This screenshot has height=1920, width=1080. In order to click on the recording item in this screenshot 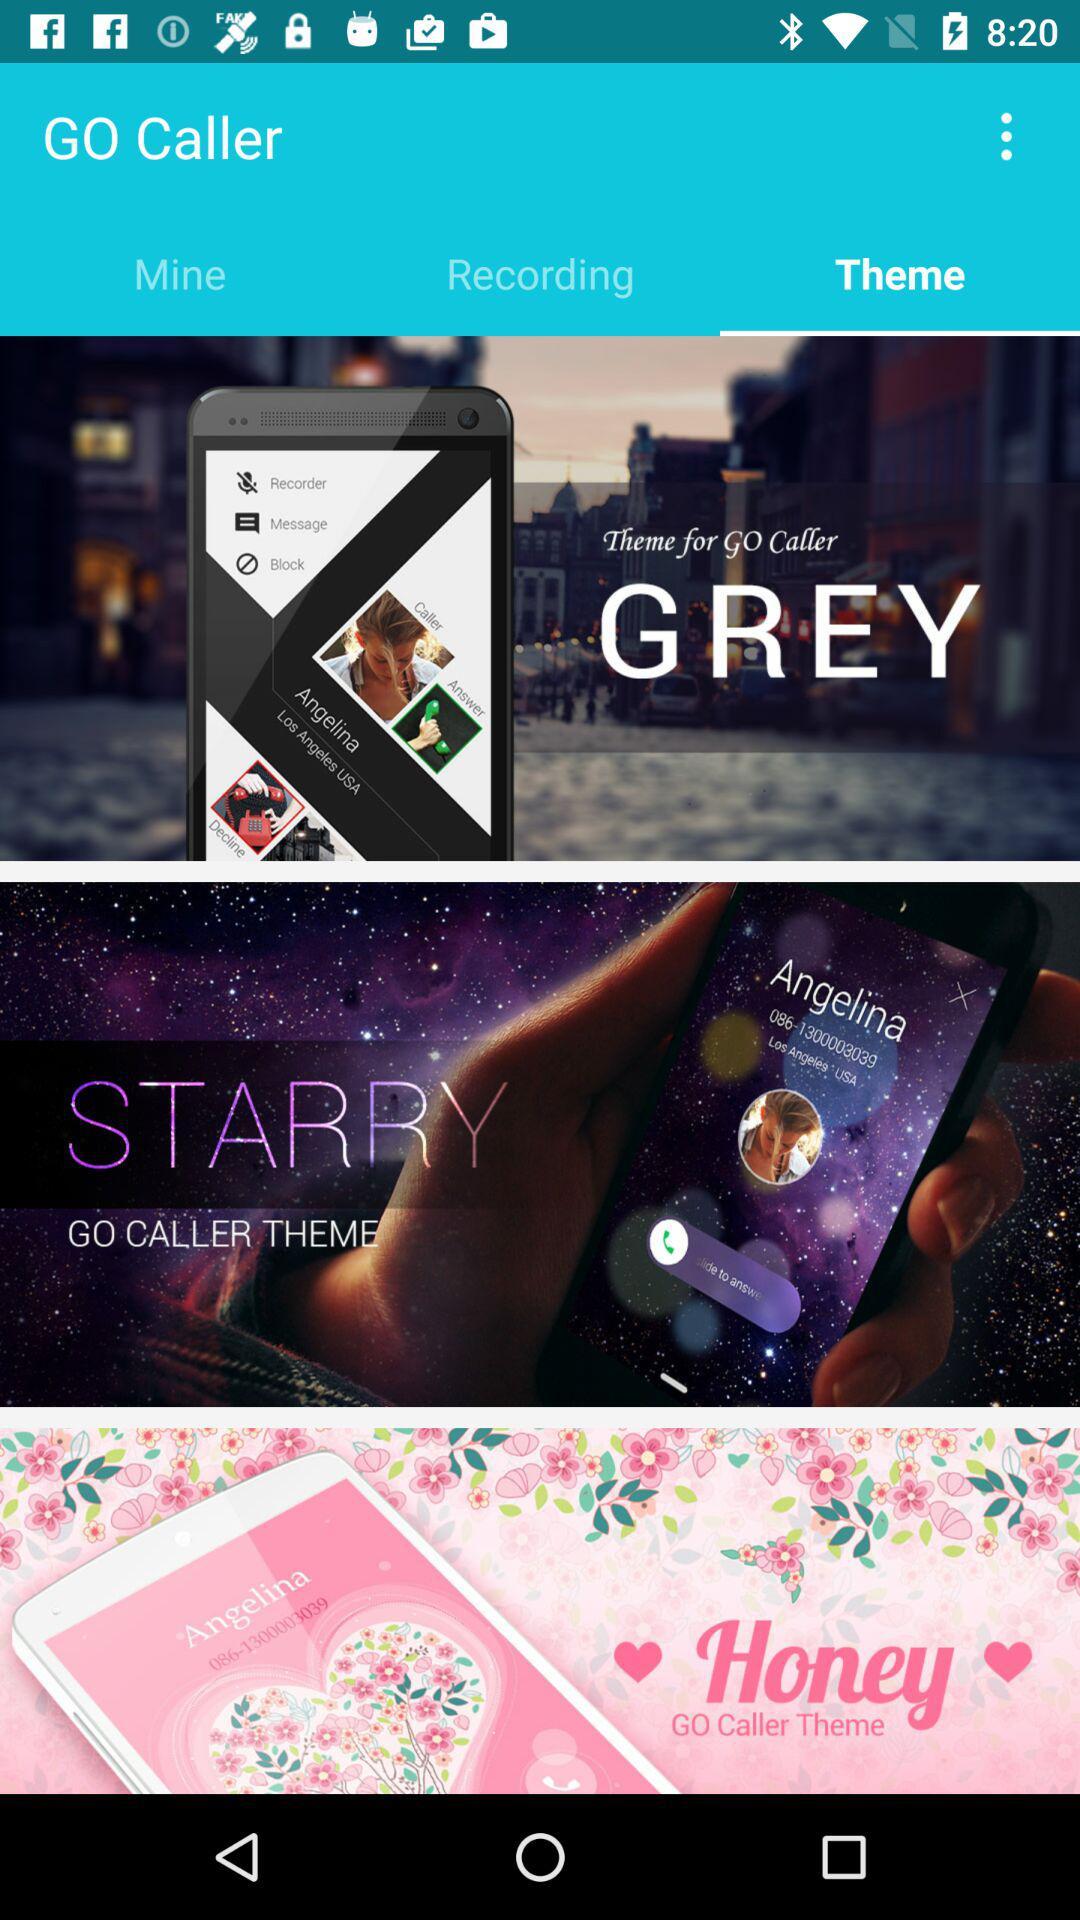, I will do `click(540, 272)`.